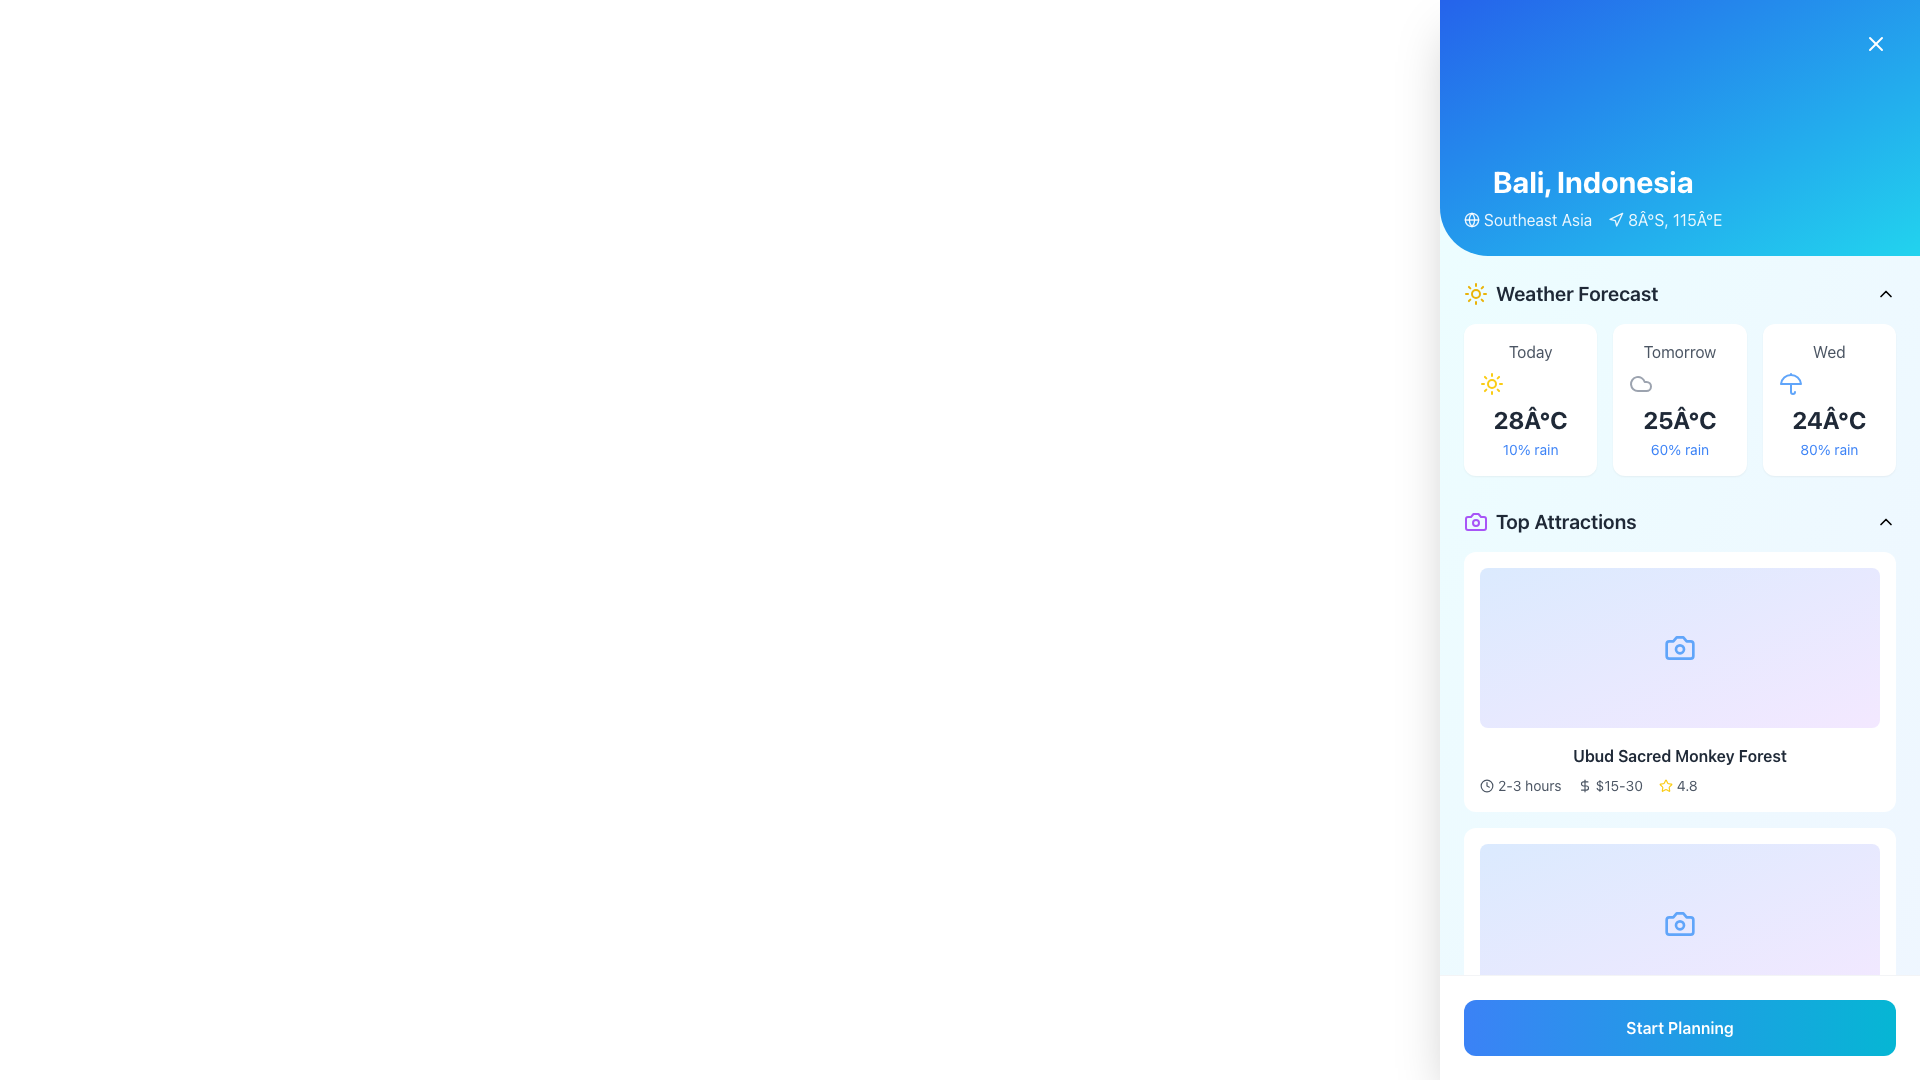 The height and width of the screenshot is (1080, 1920). Describe the element at coordinates (1529, 450) in the screenshot. I see `the blue text snippet that reads '10% rain', located within the 'Today' weather card, positioned under the temperature value '28°C'` at that location.